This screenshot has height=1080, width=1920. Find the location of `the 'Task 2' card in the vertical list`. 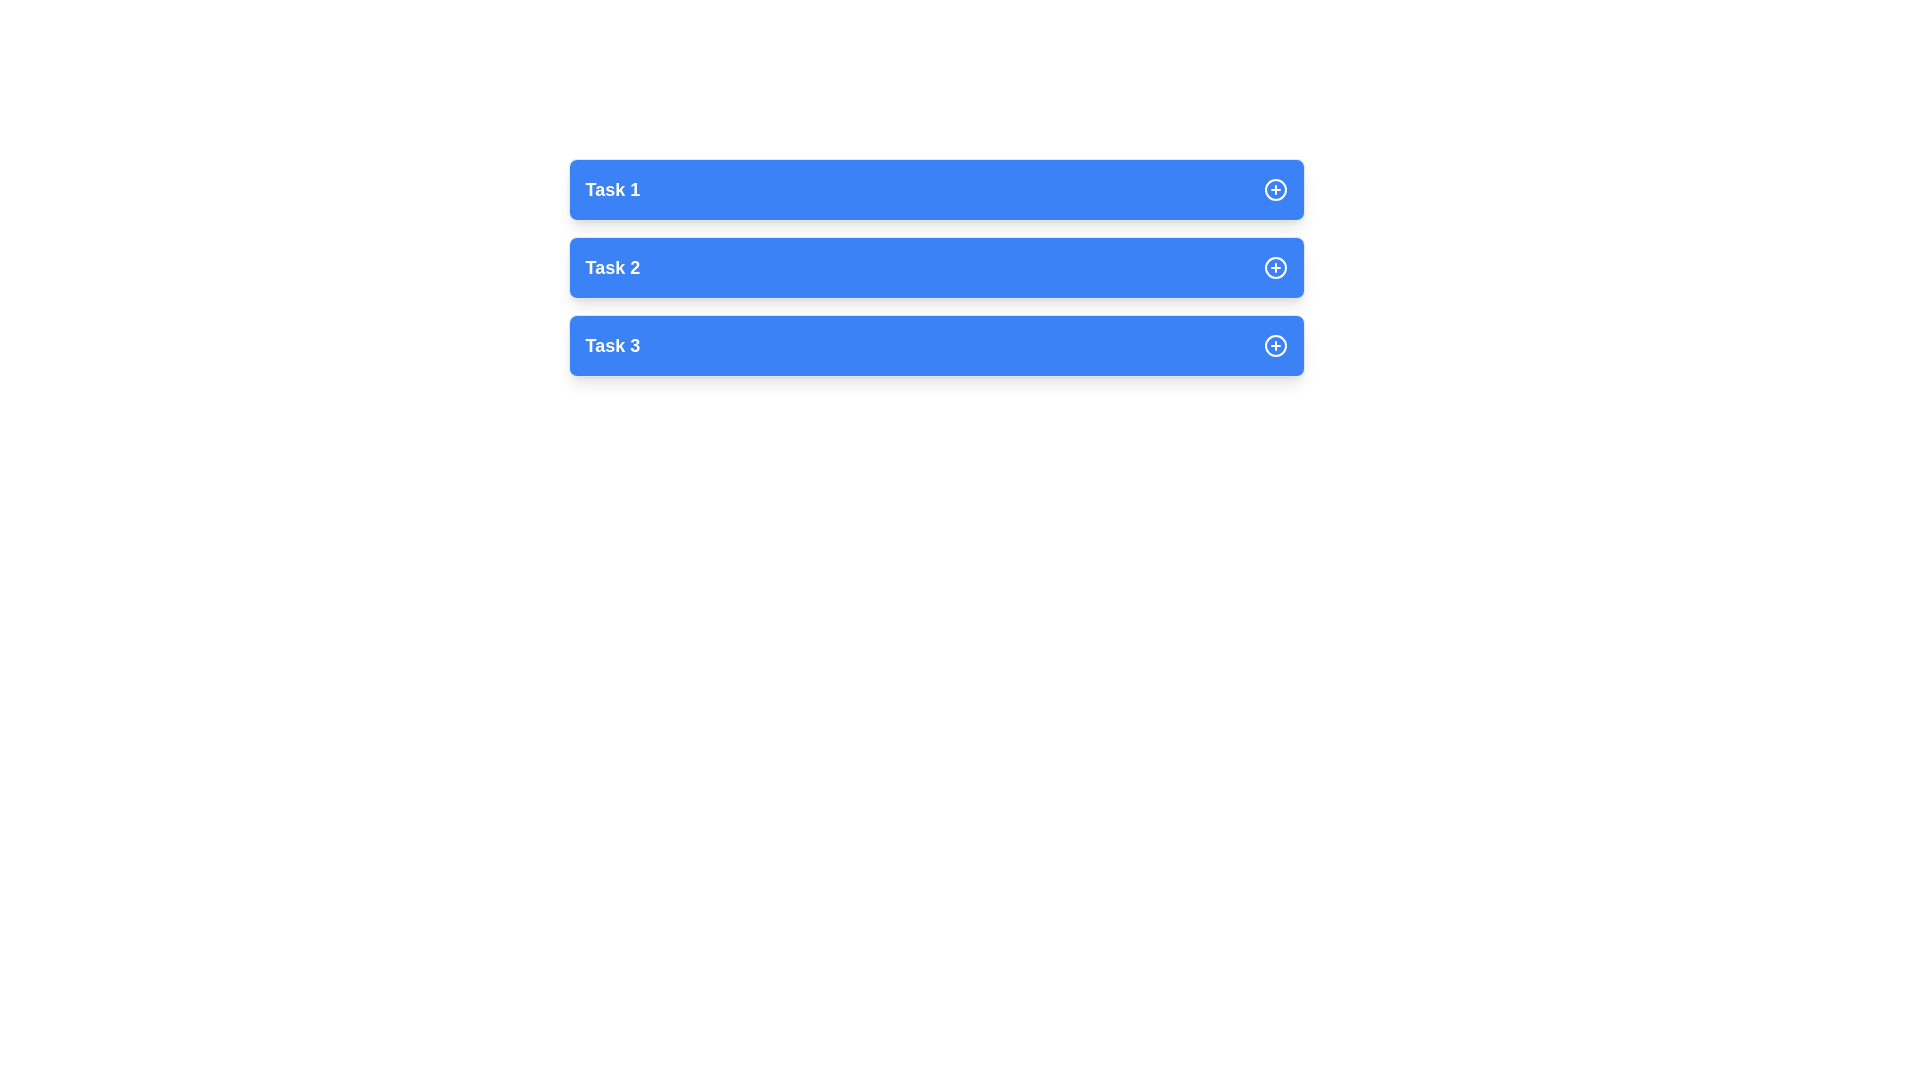

the 'Task 2' card in the vertical list is located at coordinates (935, 266).